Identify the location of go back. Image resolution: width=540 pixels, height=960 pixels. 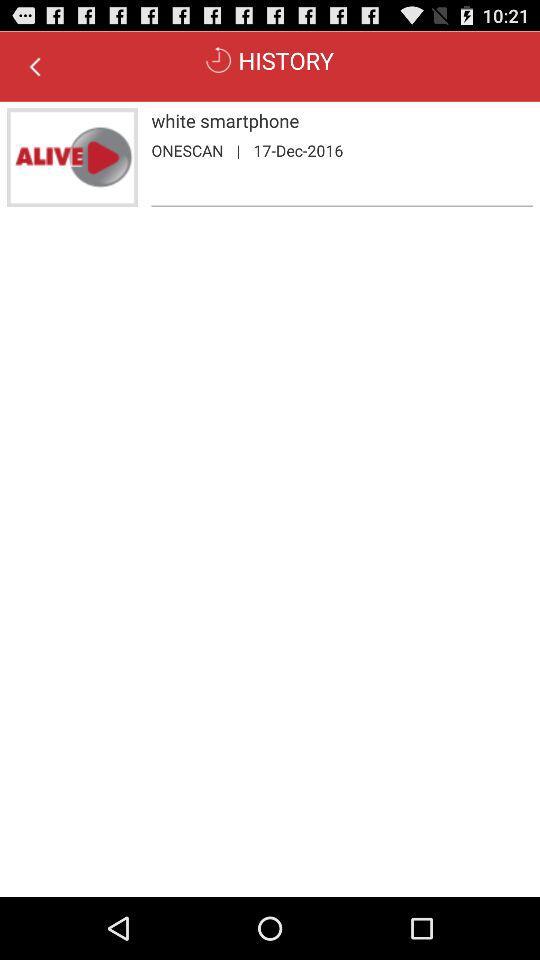
(35, 66).